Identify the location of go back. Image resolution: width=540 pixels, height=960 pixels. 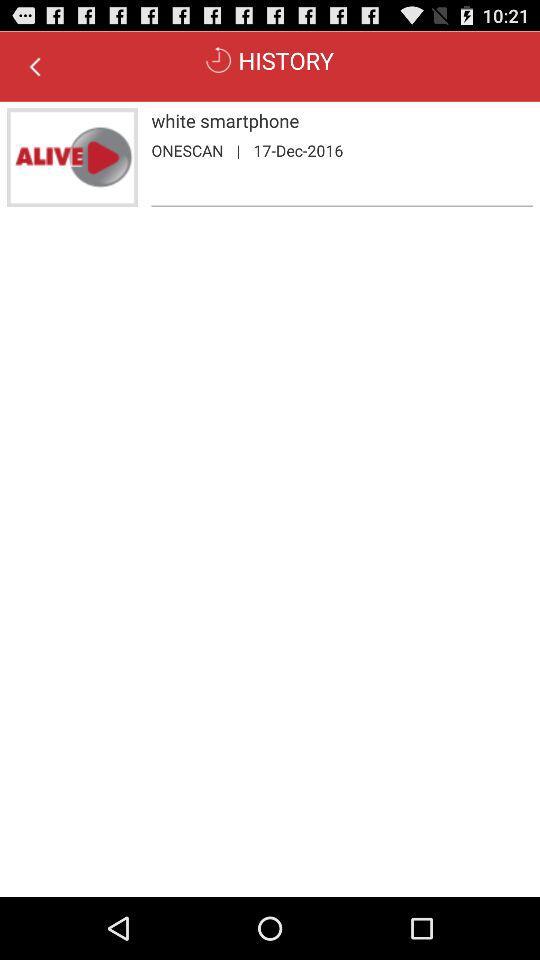
(35, 66).